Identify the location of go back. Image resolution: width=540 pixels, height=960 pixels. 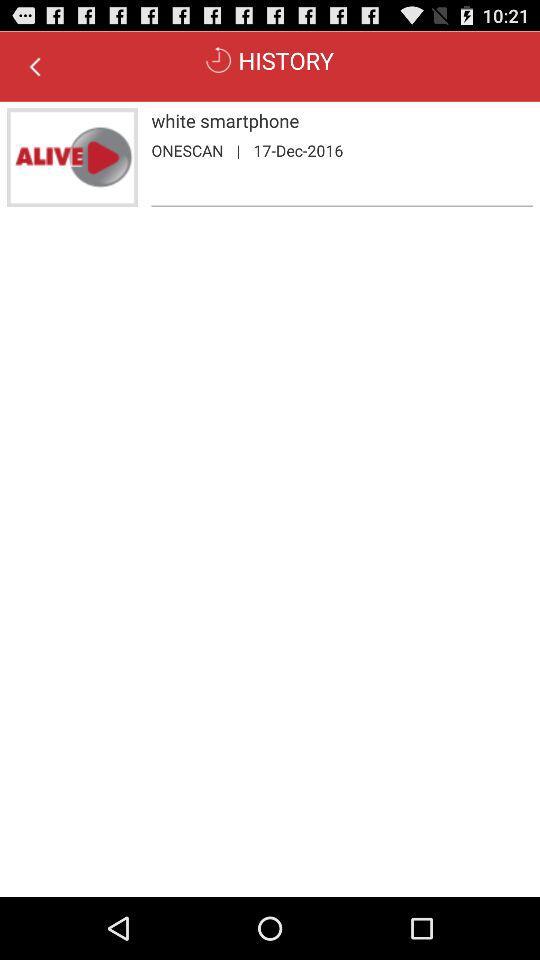
(35, 66).